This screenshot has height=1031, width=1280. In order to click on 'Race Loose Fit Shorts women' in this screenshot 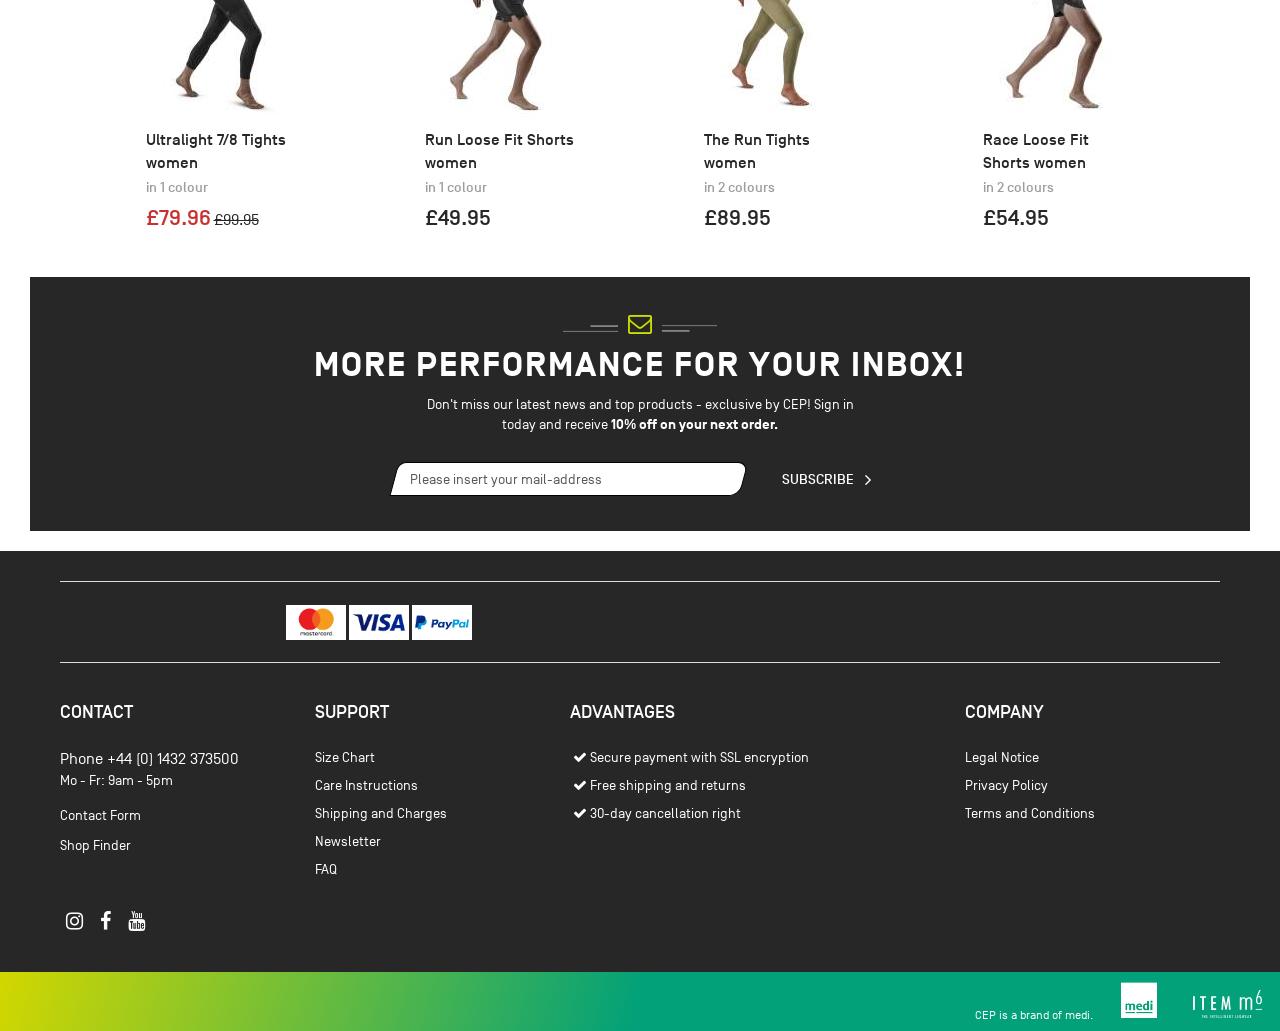, I will do `click(1035, 257)`.